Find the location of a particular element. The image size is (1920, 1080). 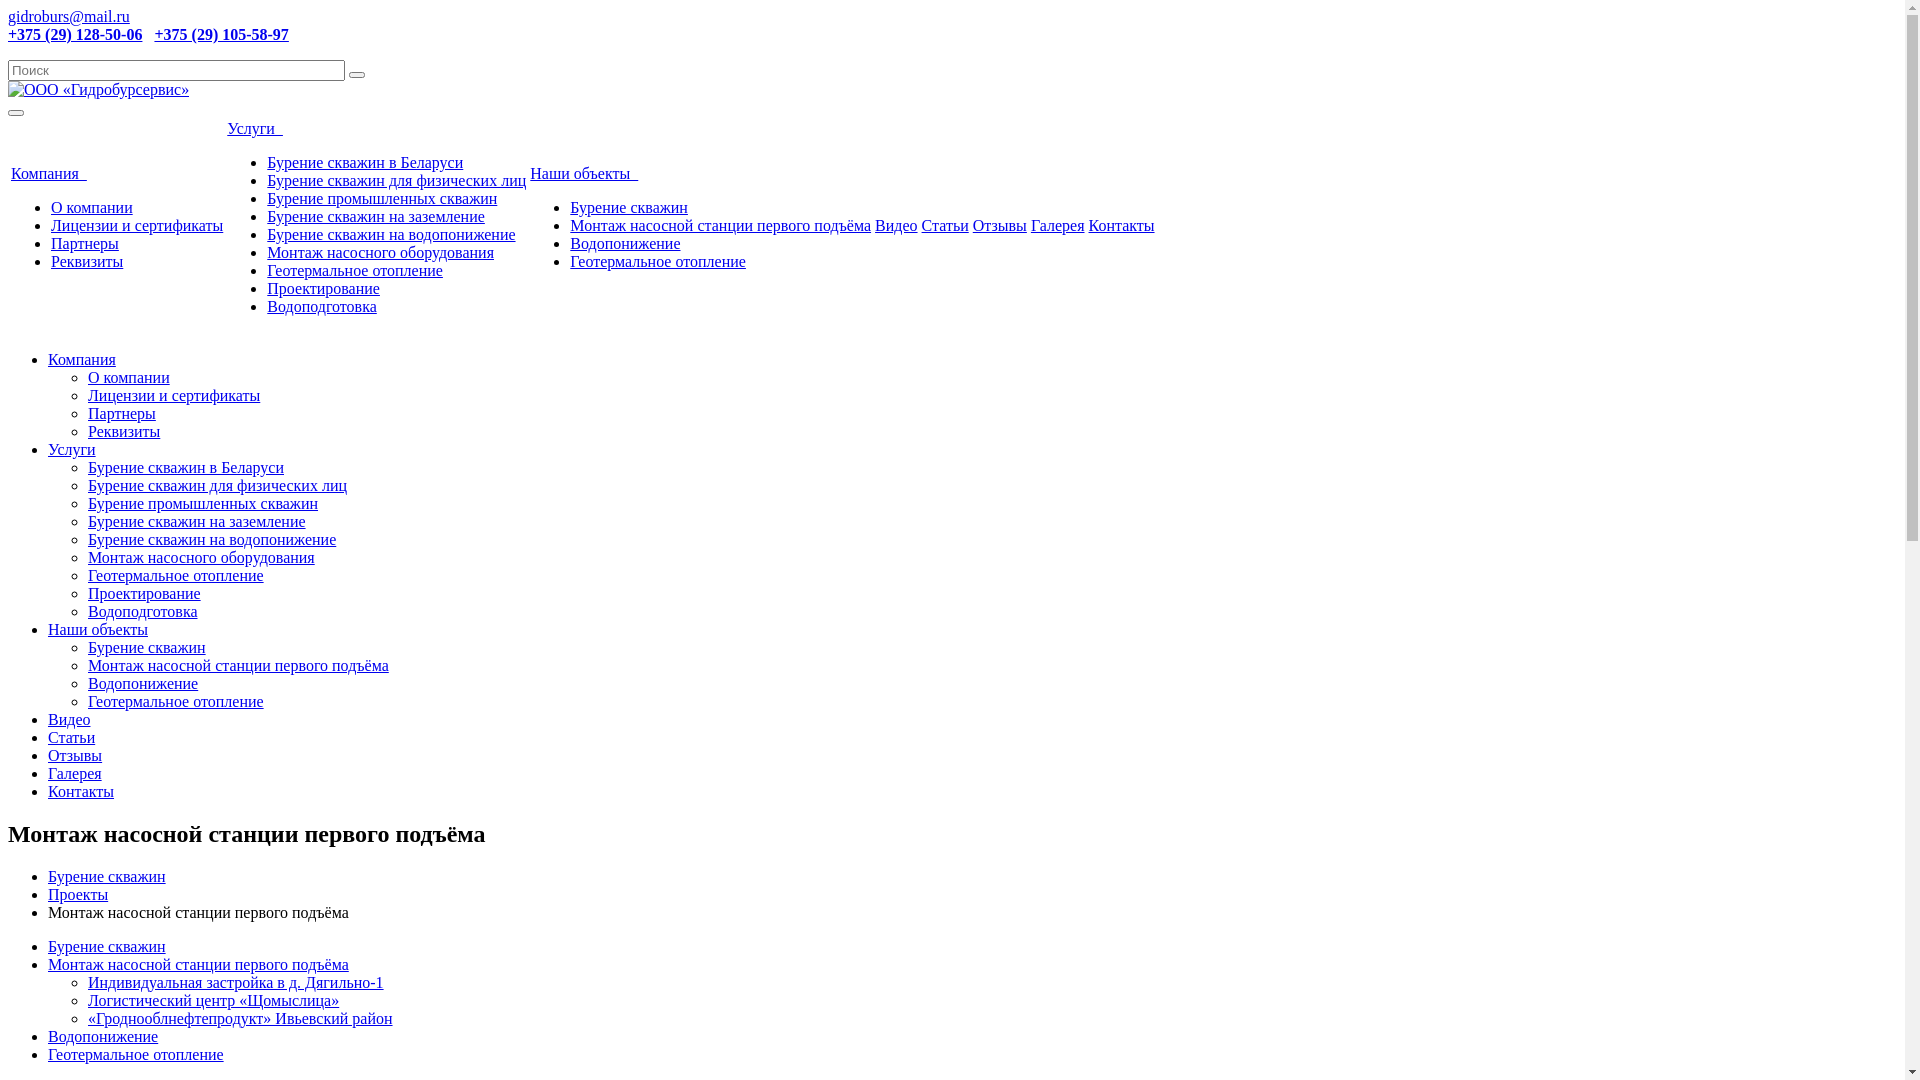

'+375 (29) 128-50-06' is located at coordinates (75, 34).